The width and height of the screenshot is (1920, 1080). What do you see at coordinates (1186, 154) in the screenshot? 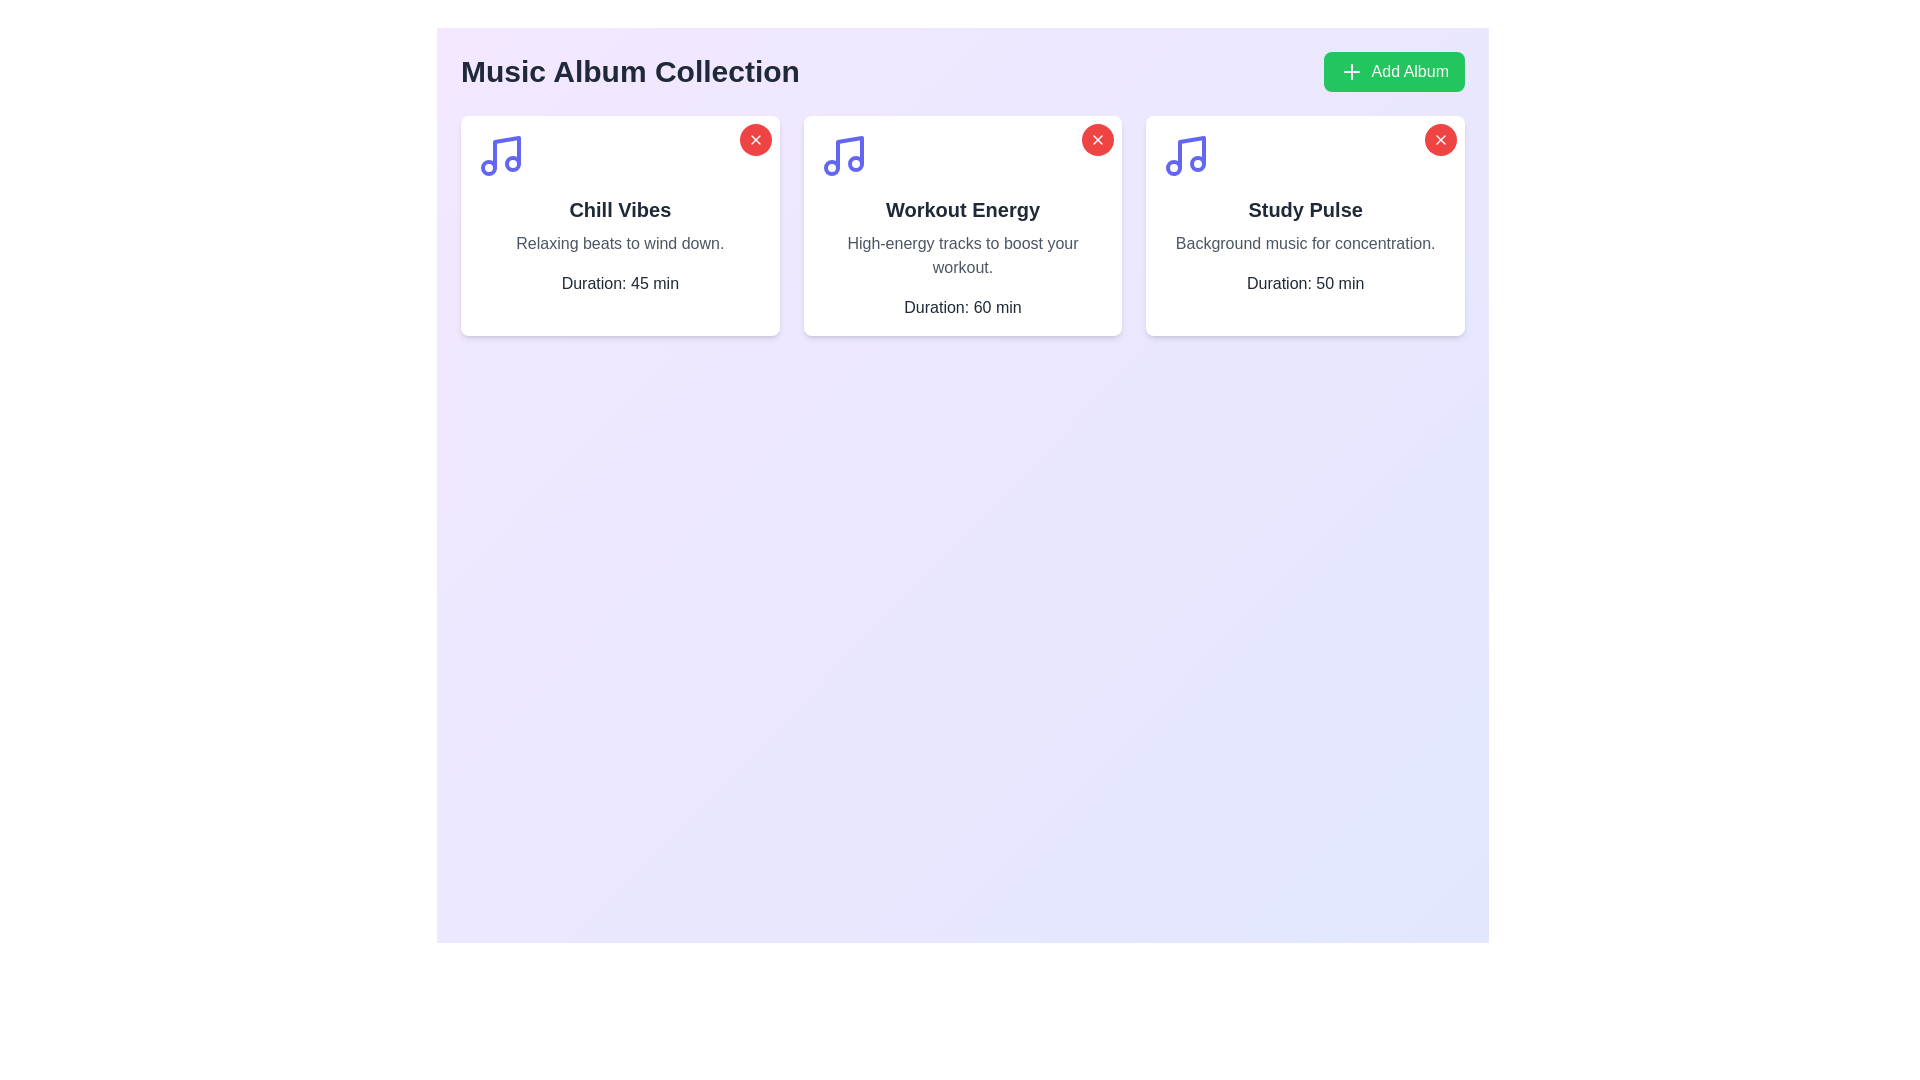
I see `the music icon in the 'Study Pulse' card, which indicates background music for concentration` at bounding box center [1186, 154].